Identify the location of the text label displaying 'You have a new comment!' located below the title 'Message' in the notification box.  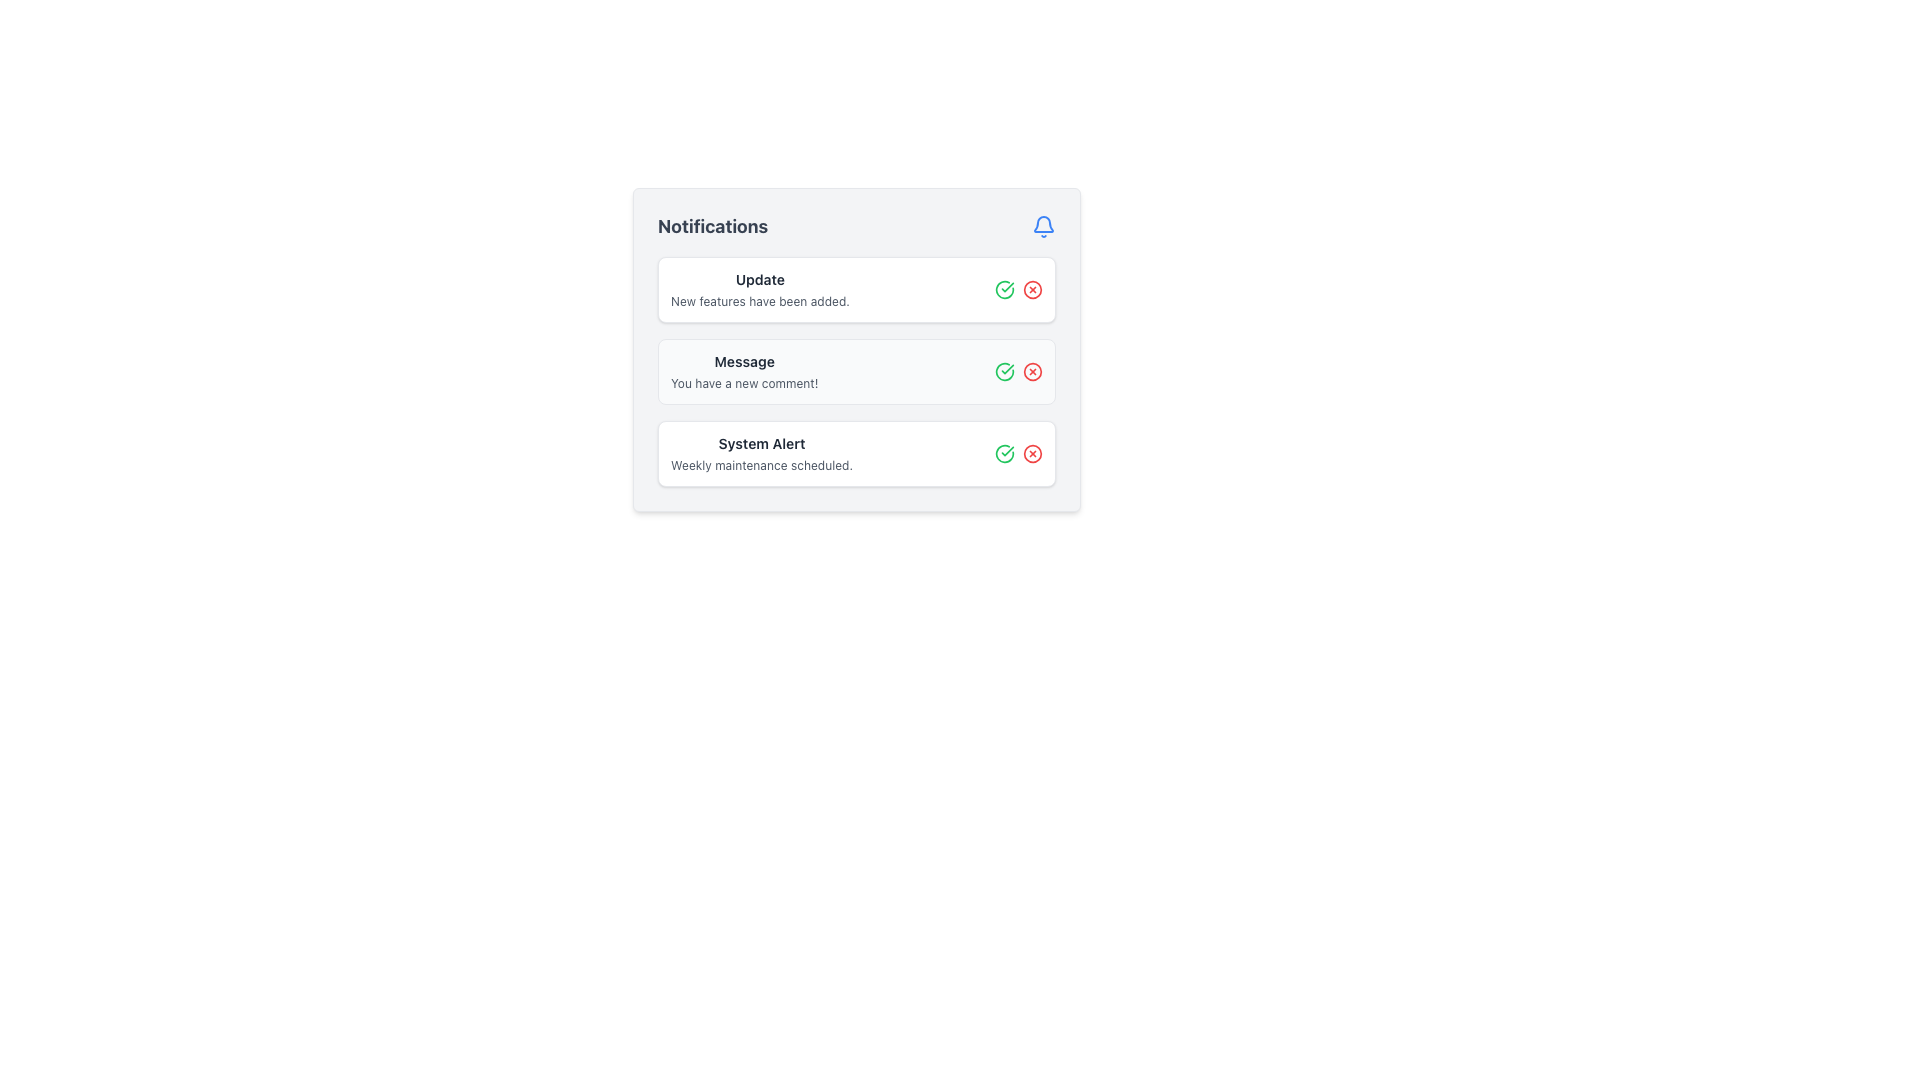
(743, 384).